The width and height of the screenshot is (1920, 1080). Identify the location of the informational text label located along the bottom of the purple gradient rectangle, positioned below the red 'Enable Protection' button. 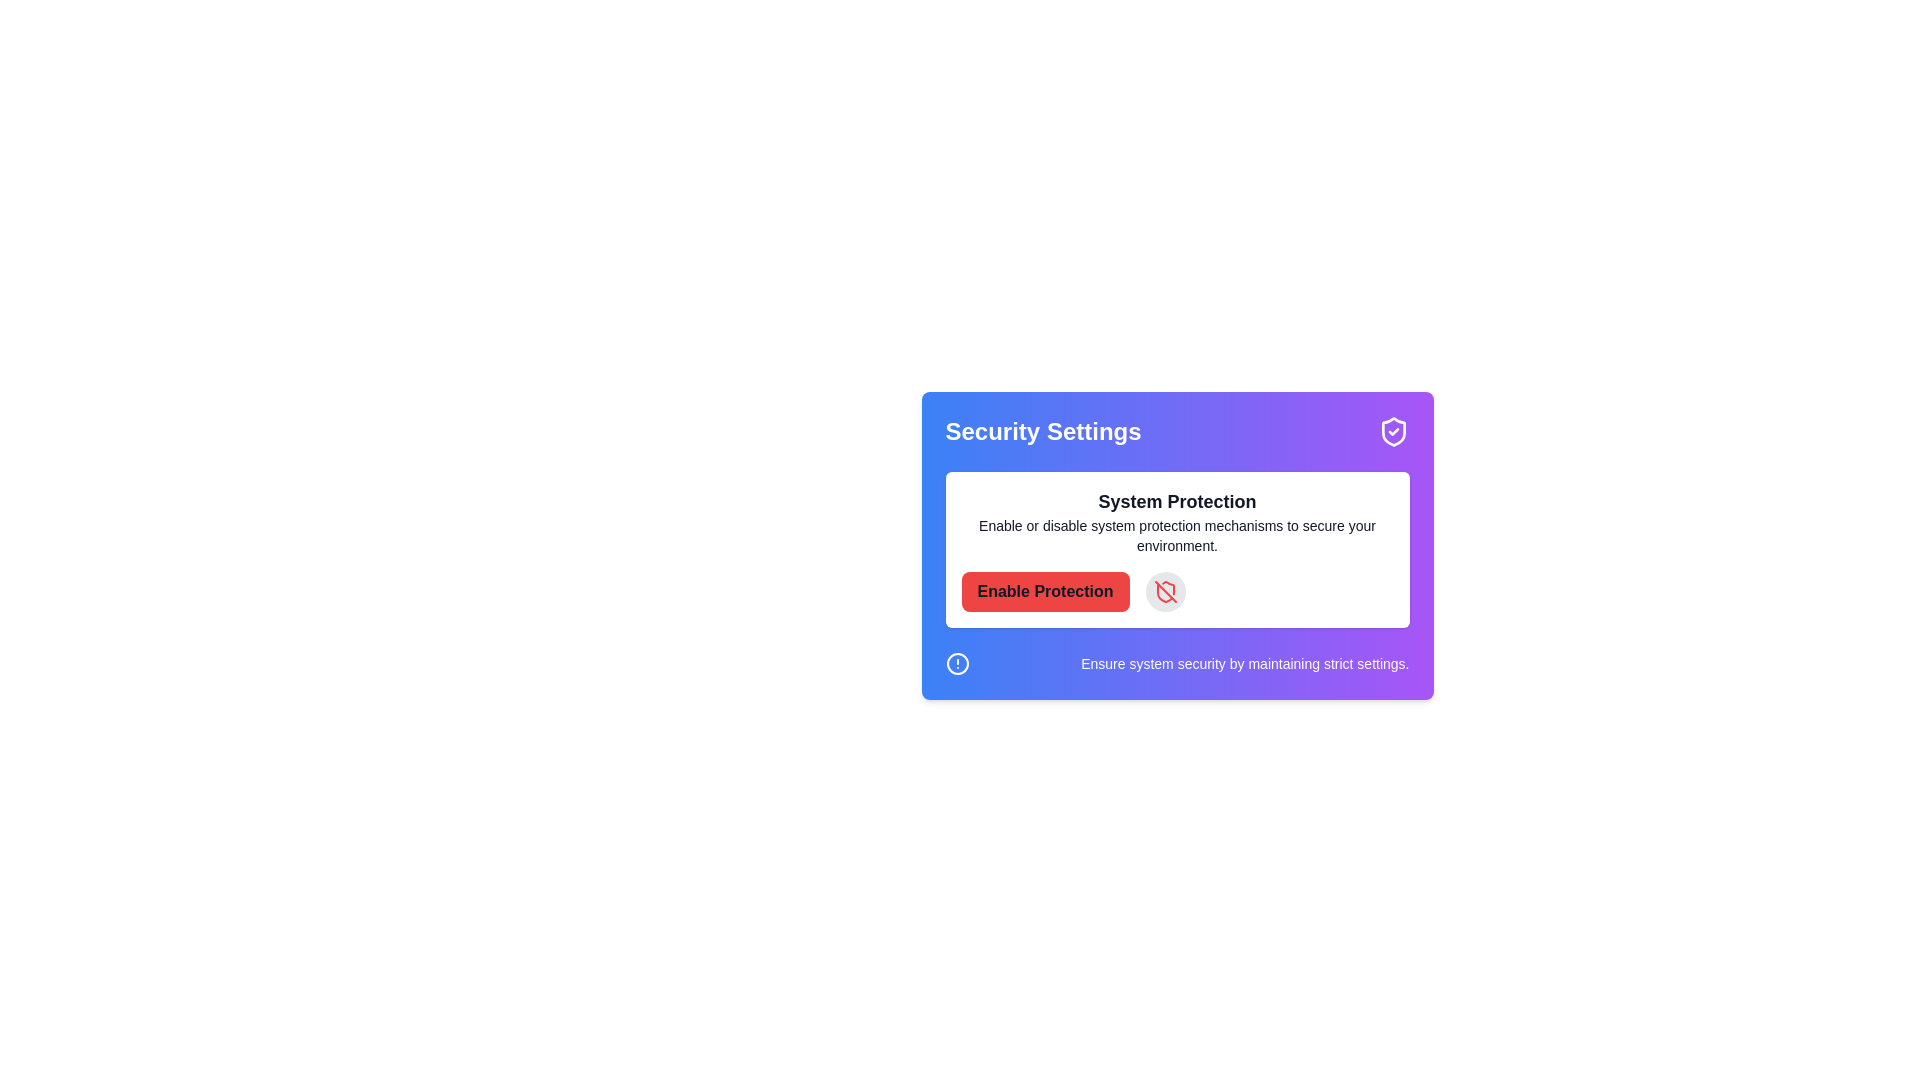
(1244, 663).